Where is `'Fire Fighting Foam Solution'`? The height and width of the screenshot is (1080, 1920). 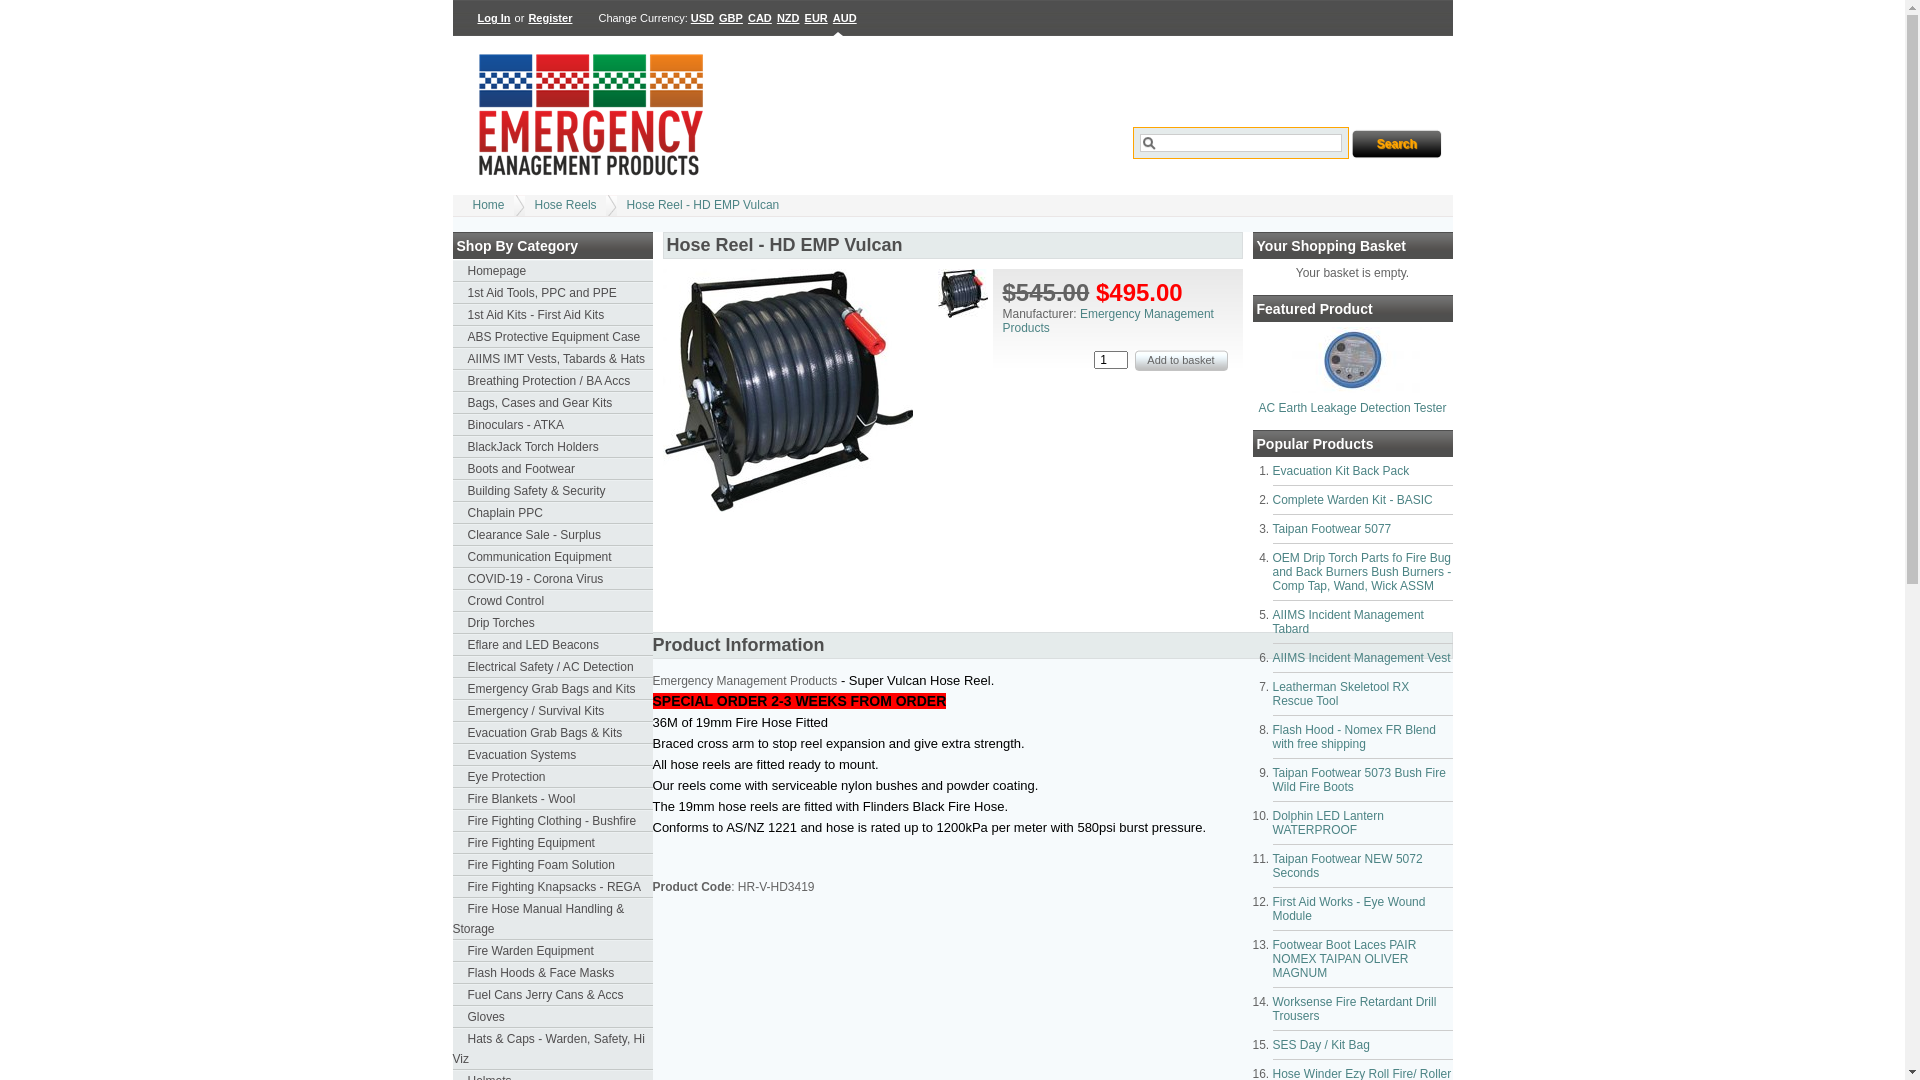
'Fire Fighting Foam Solution' is located at coordinates (552, 863).